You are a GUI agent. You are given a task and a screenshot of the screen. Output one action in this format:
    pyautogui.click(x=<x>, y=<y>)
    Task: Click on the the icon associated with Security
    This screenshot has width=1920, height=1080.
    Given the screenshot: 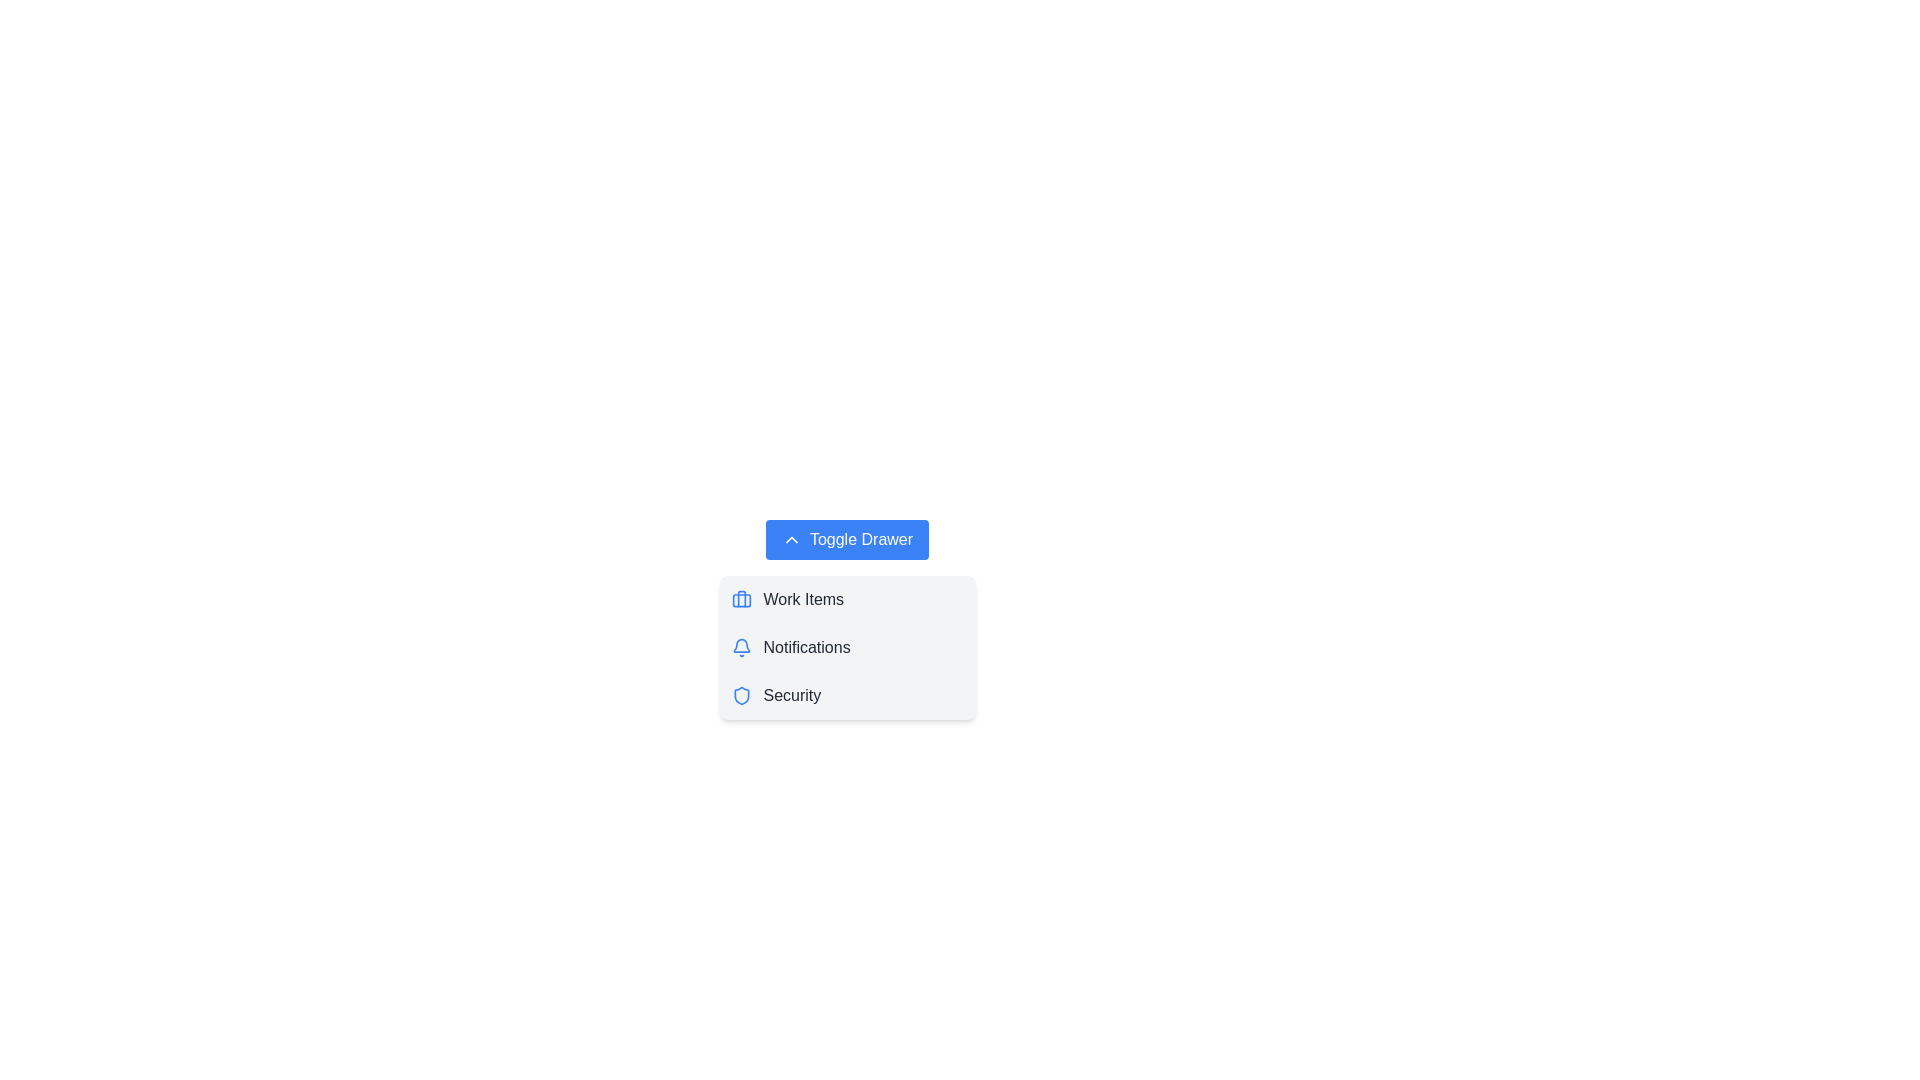 What is the action you would take?
    pyautogui.click(x=740, y=694)
    